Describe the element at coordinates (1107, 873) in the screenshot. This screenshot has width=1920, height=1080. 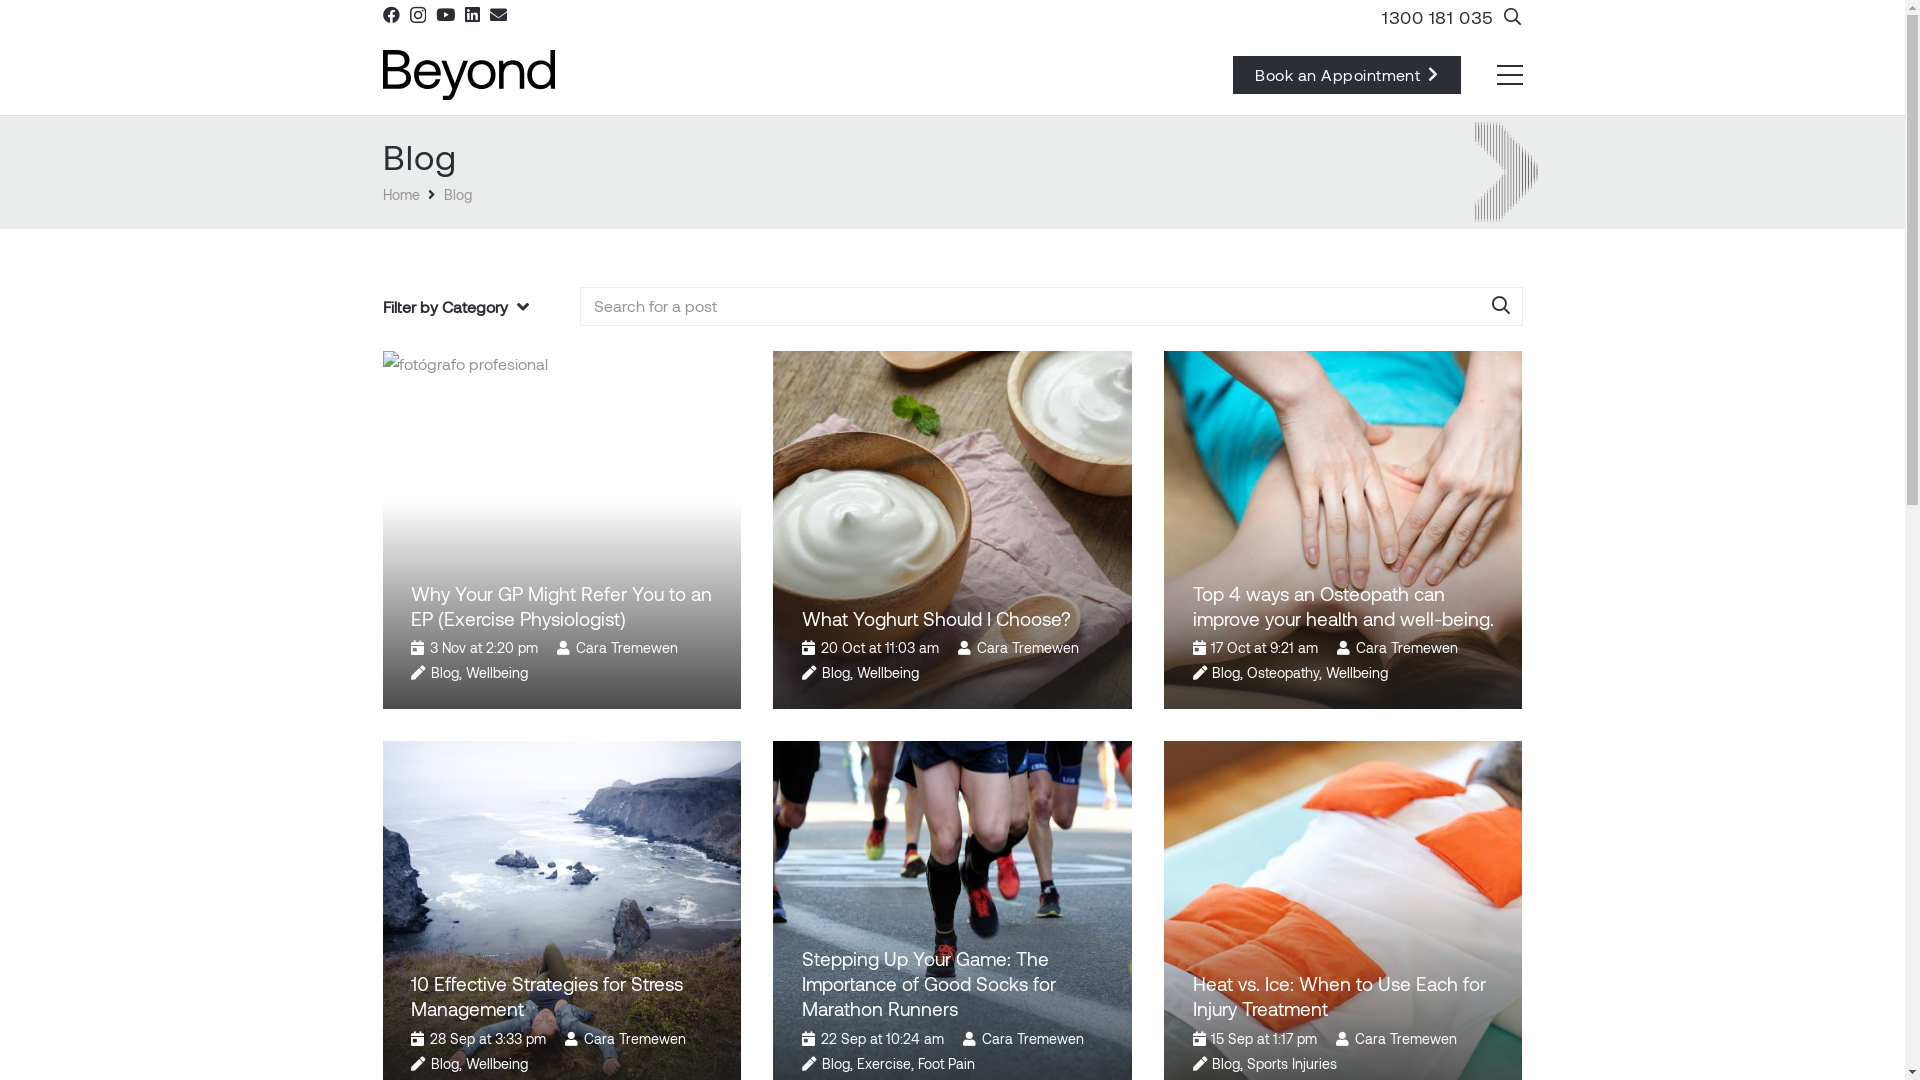
I see `'LinkedIn'` at that location.